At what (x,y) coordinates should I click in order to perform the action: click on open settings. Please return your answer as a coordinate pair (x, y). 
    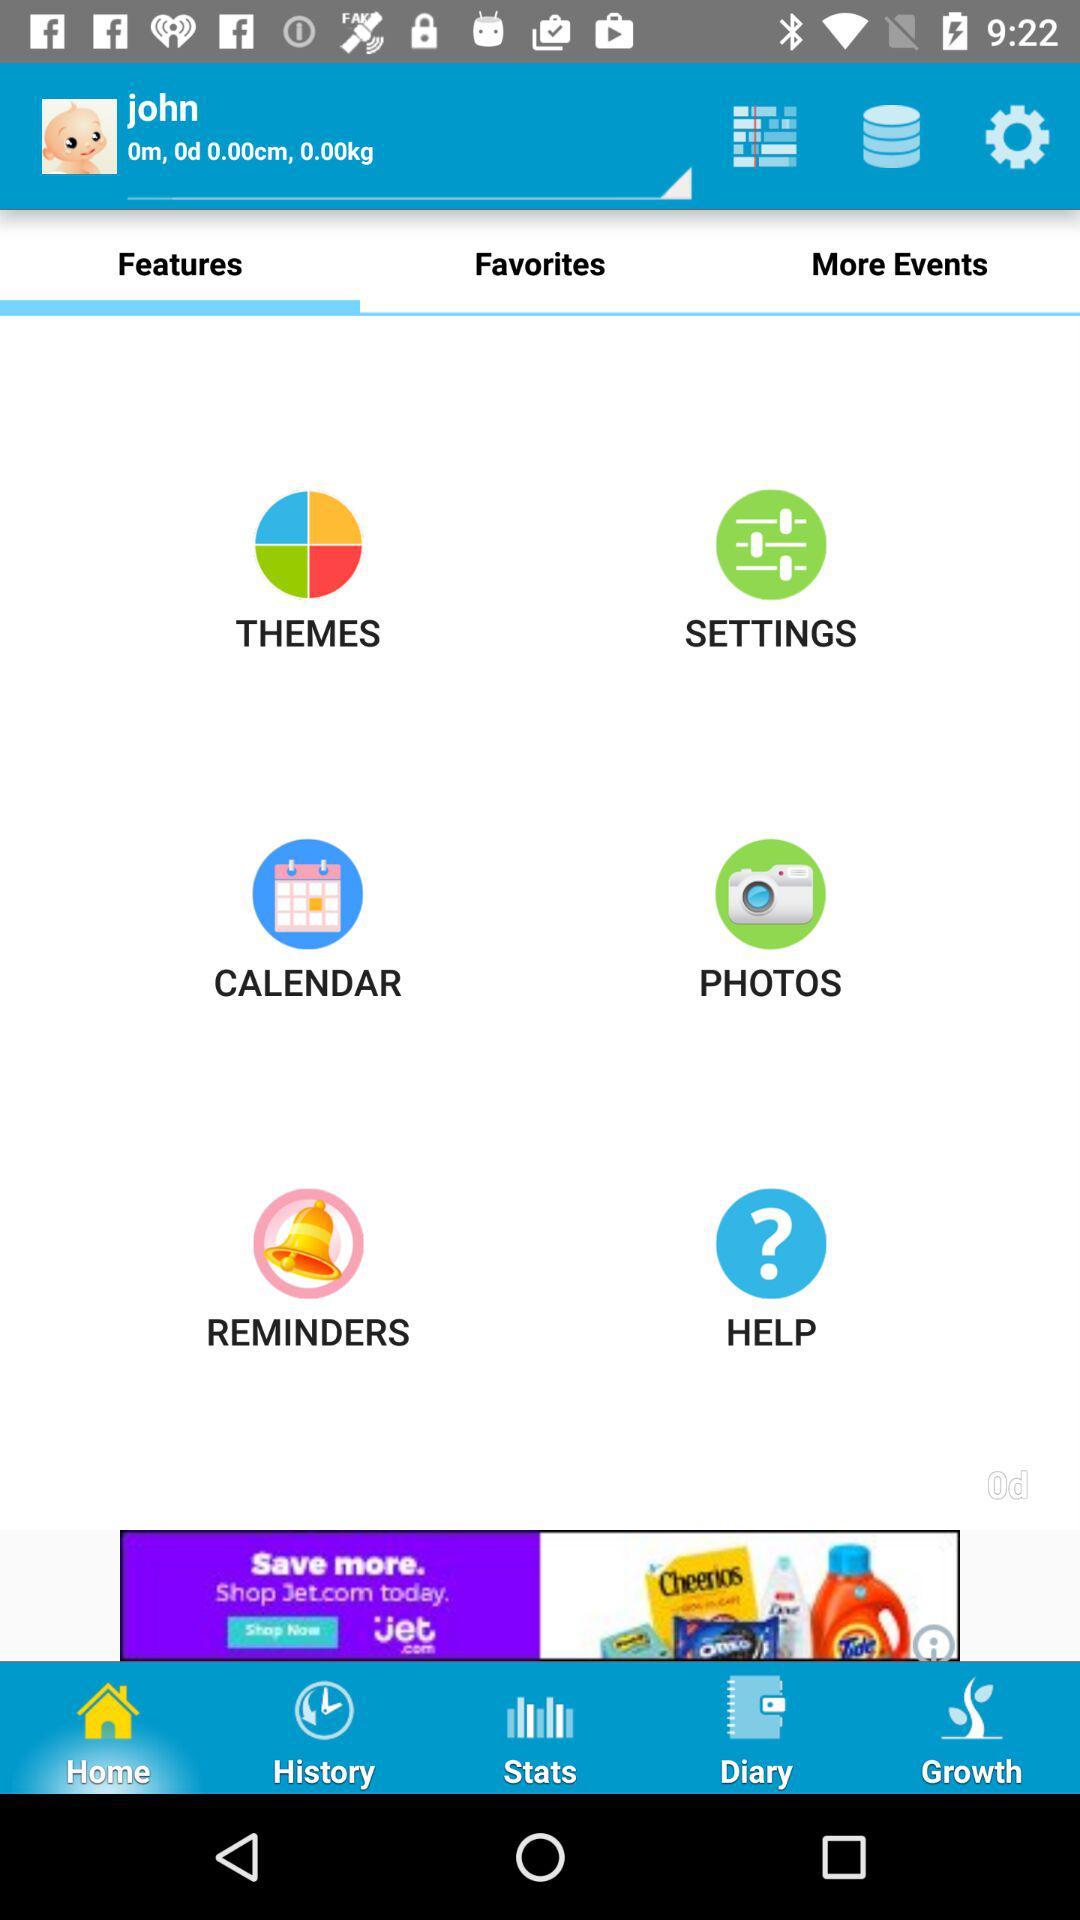
    Looking at the image, I should click on (1017, 135).